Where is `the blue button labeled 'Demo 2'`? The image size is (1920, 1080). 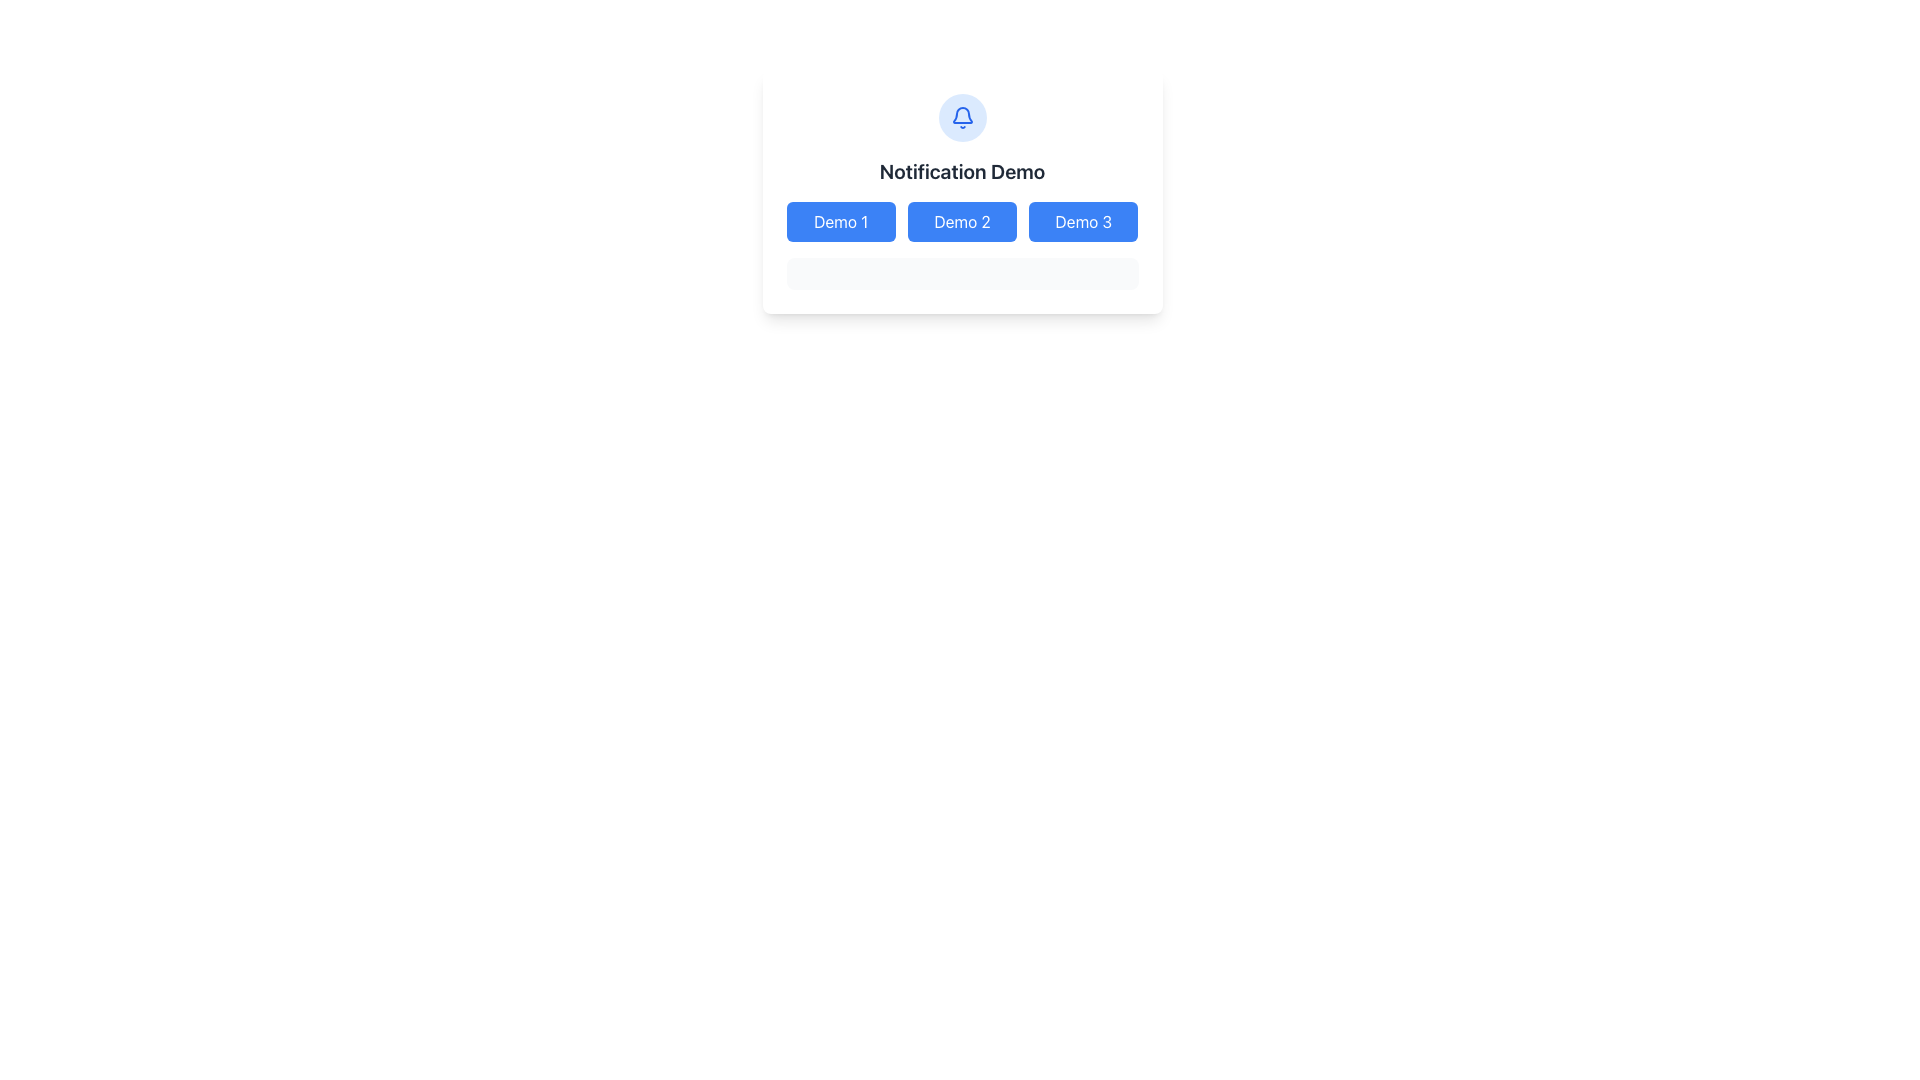 the blue button labeled 'Demo 2' is located at coordinates (962, 222).